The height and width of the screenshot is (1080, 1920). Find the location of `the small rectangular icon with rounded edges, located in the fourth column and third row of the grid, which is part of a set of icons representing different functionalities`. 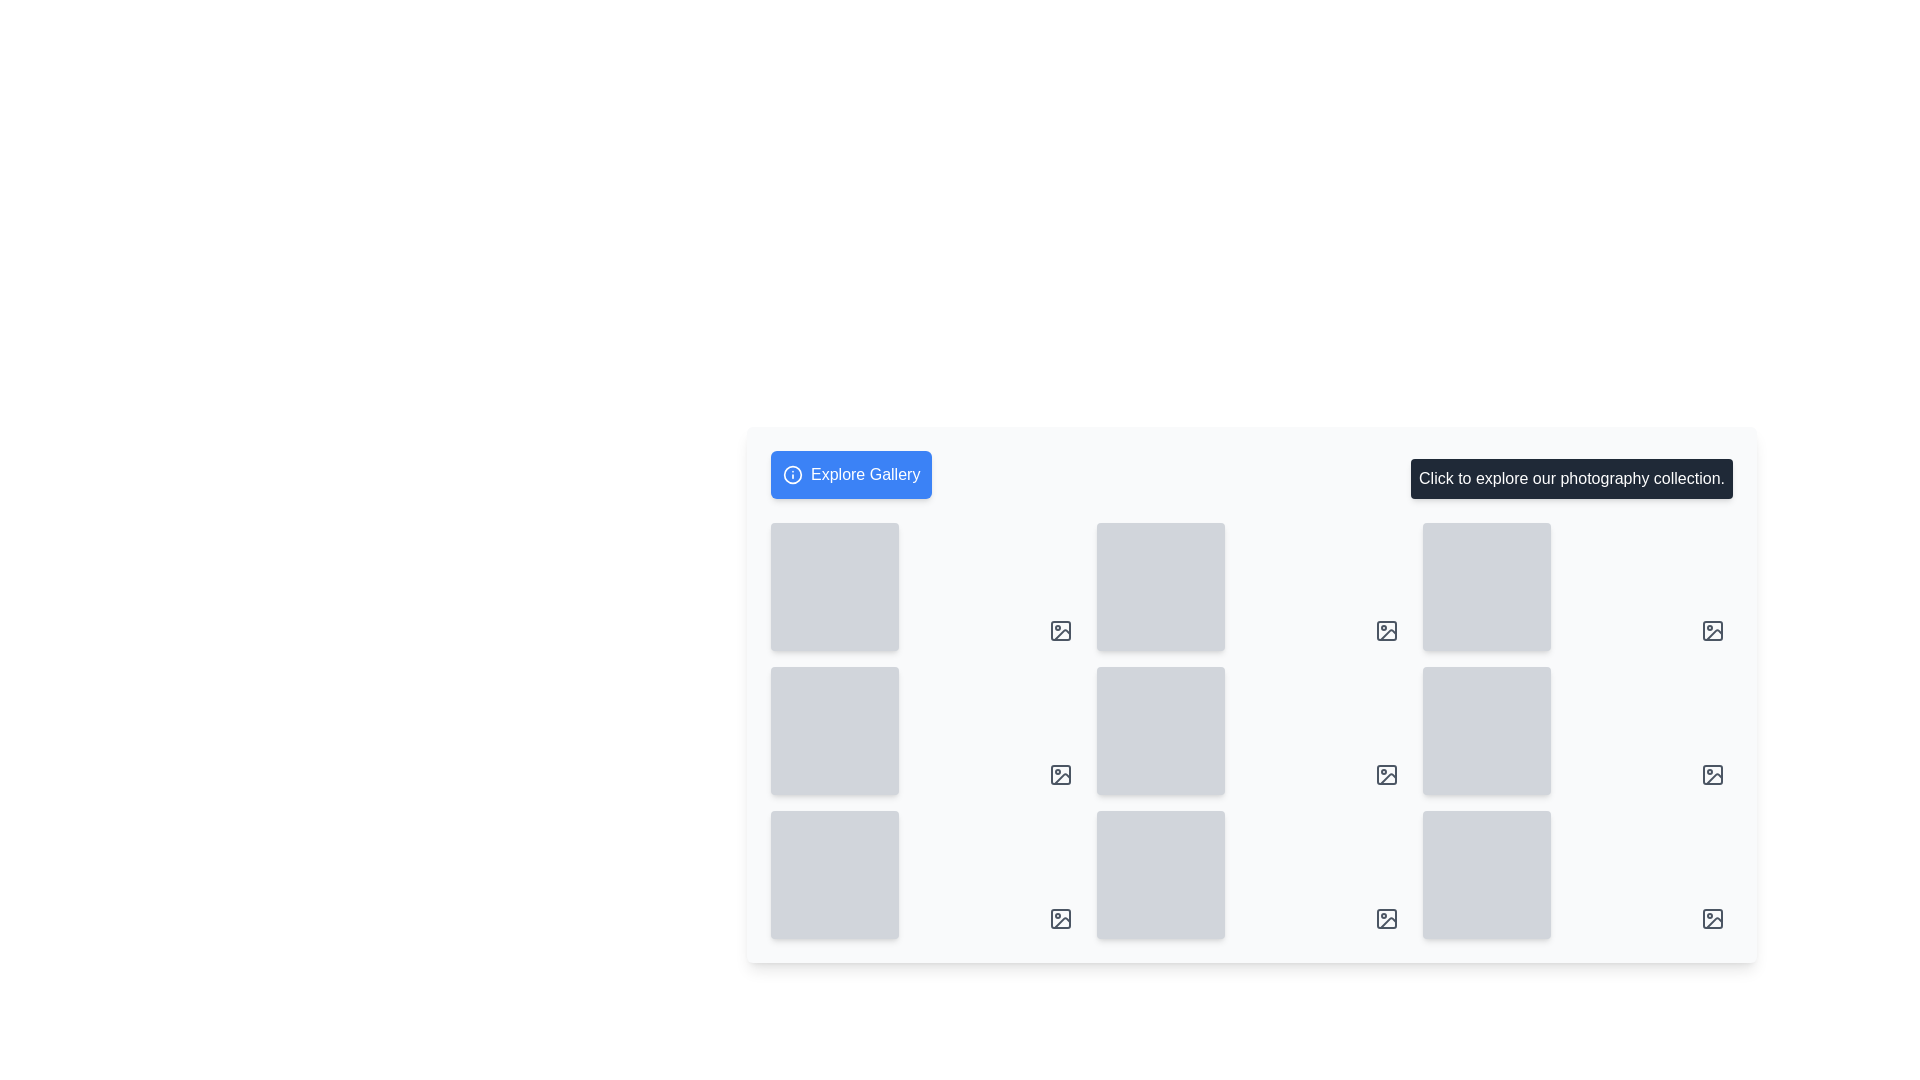

the small rectangular icon with rounded edges, located in the fourth column and third row of the grid, which is part of a set of icons representing different functionalities is located at coordinates (1386, 774).